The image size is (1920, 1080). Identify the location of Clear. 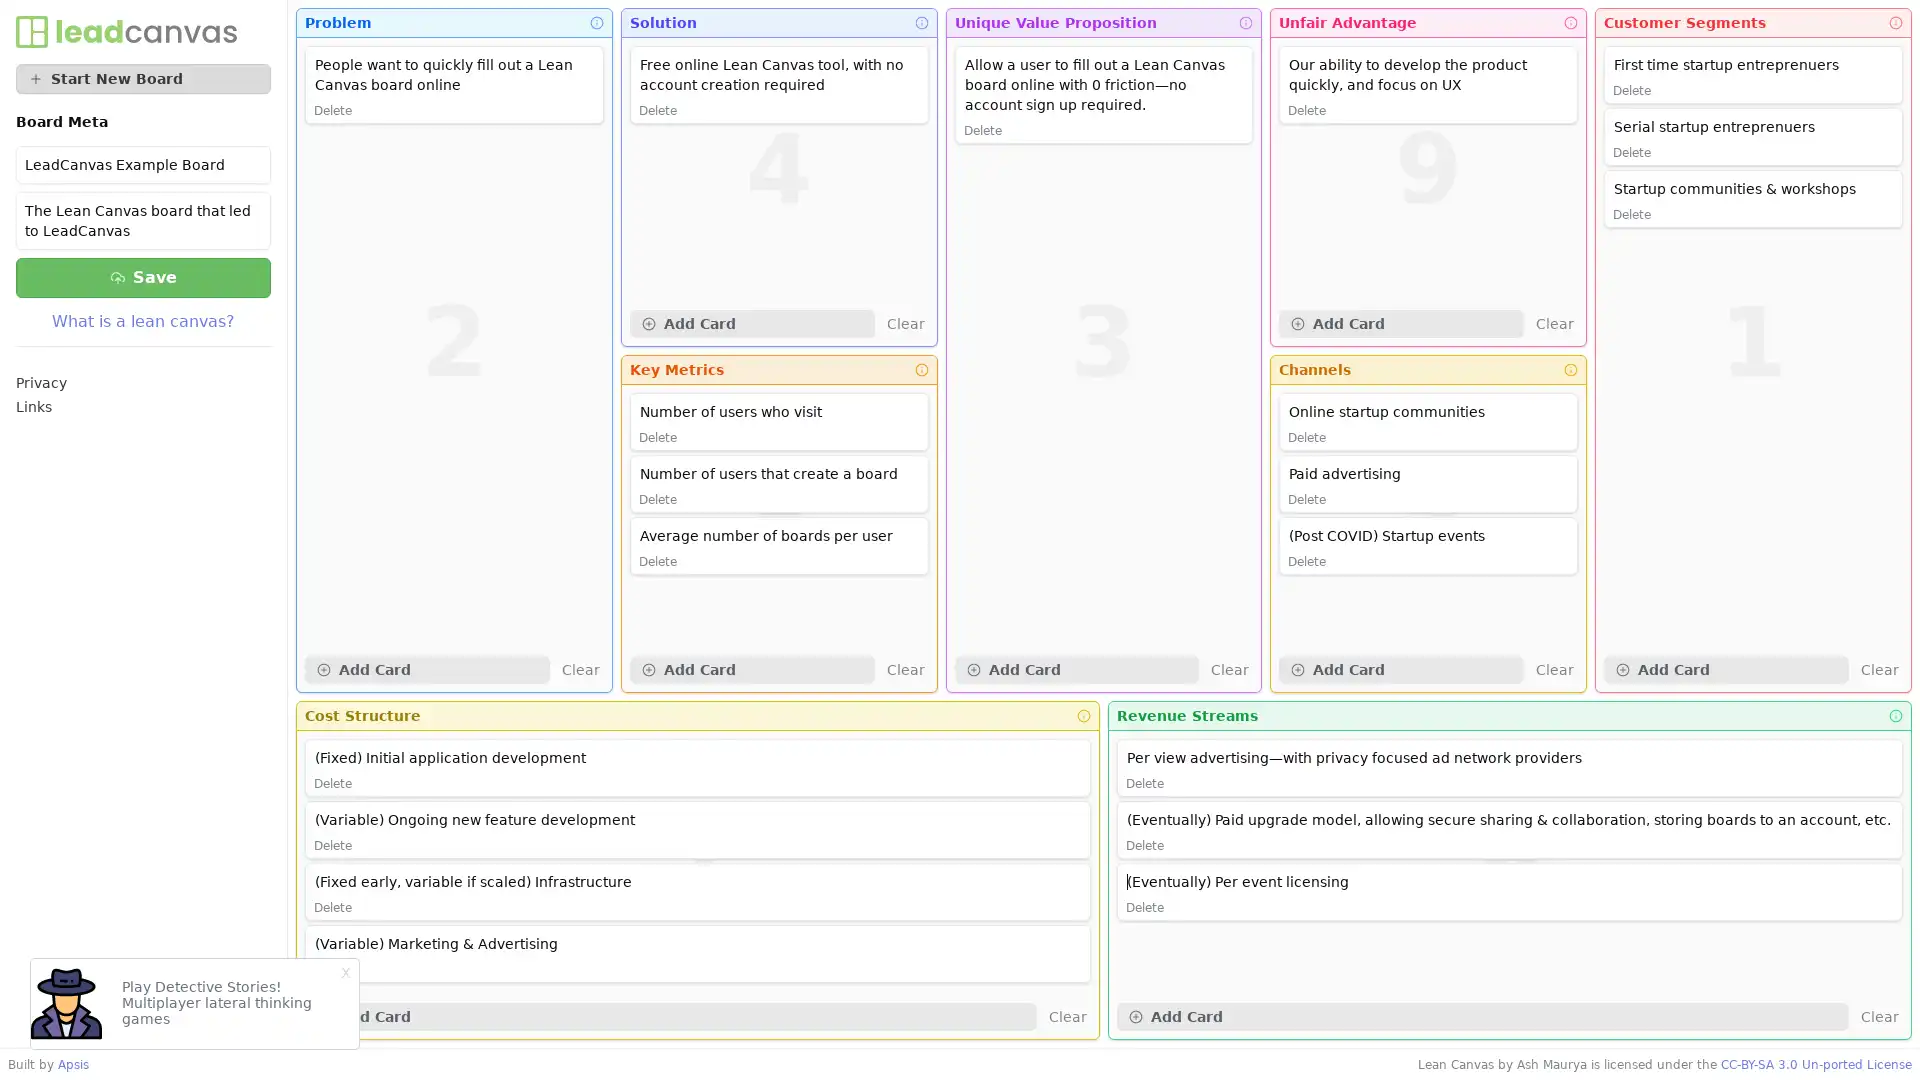
(1879, 1017).